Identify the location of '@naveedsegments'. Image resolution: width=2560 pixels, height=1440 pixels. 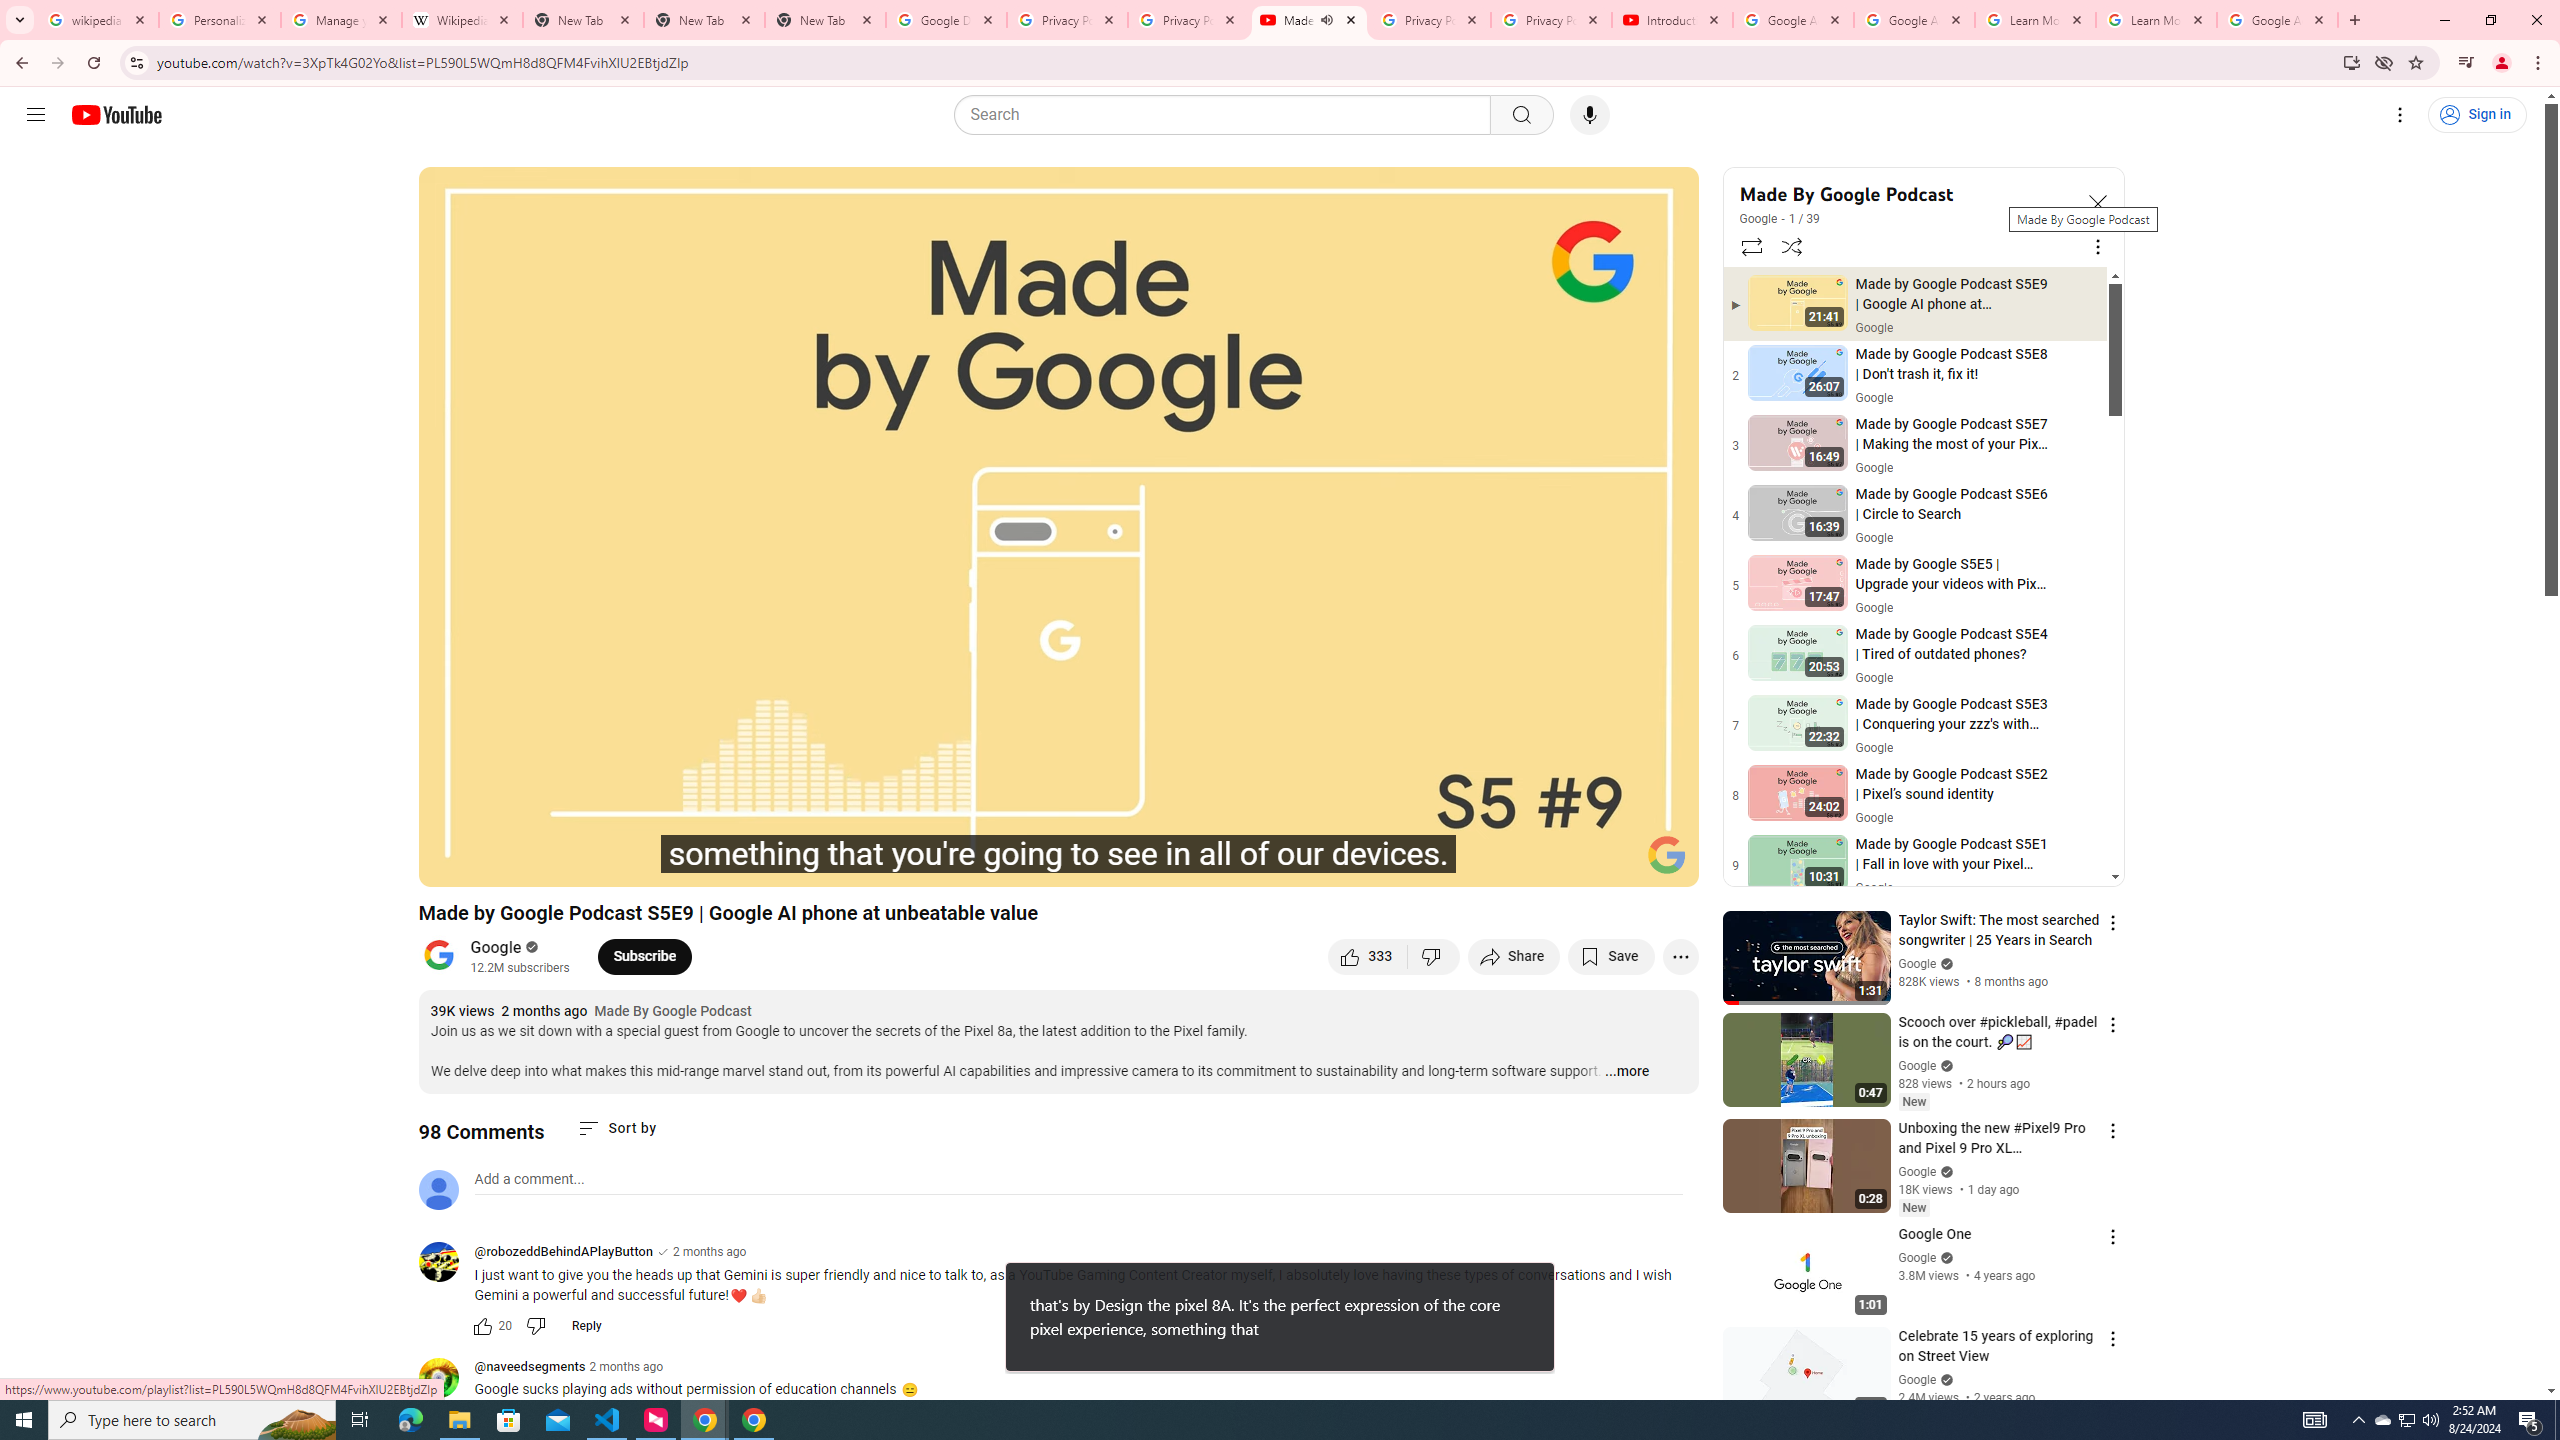
(529, 1367).